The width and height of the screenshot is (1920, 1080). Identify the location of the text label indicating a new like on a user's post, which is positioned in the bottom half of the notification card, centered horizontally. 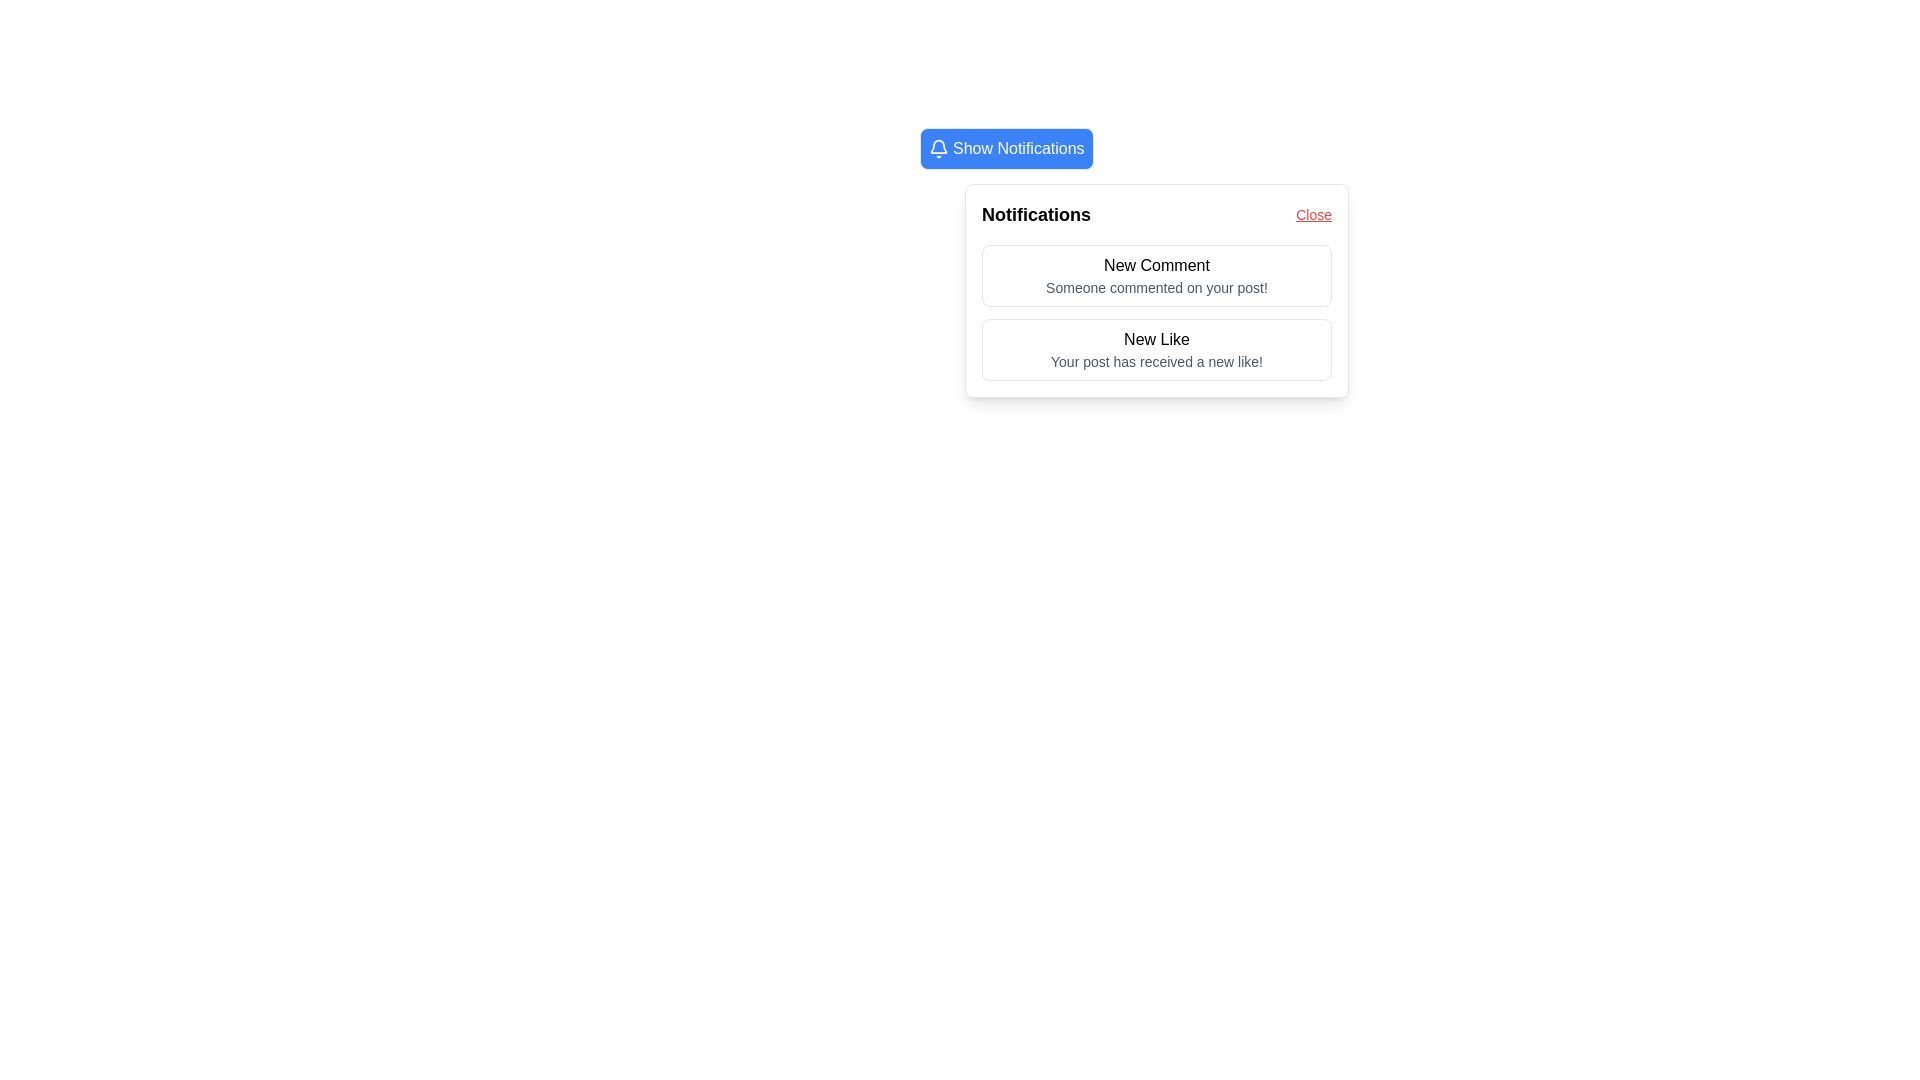
(1156, 338).